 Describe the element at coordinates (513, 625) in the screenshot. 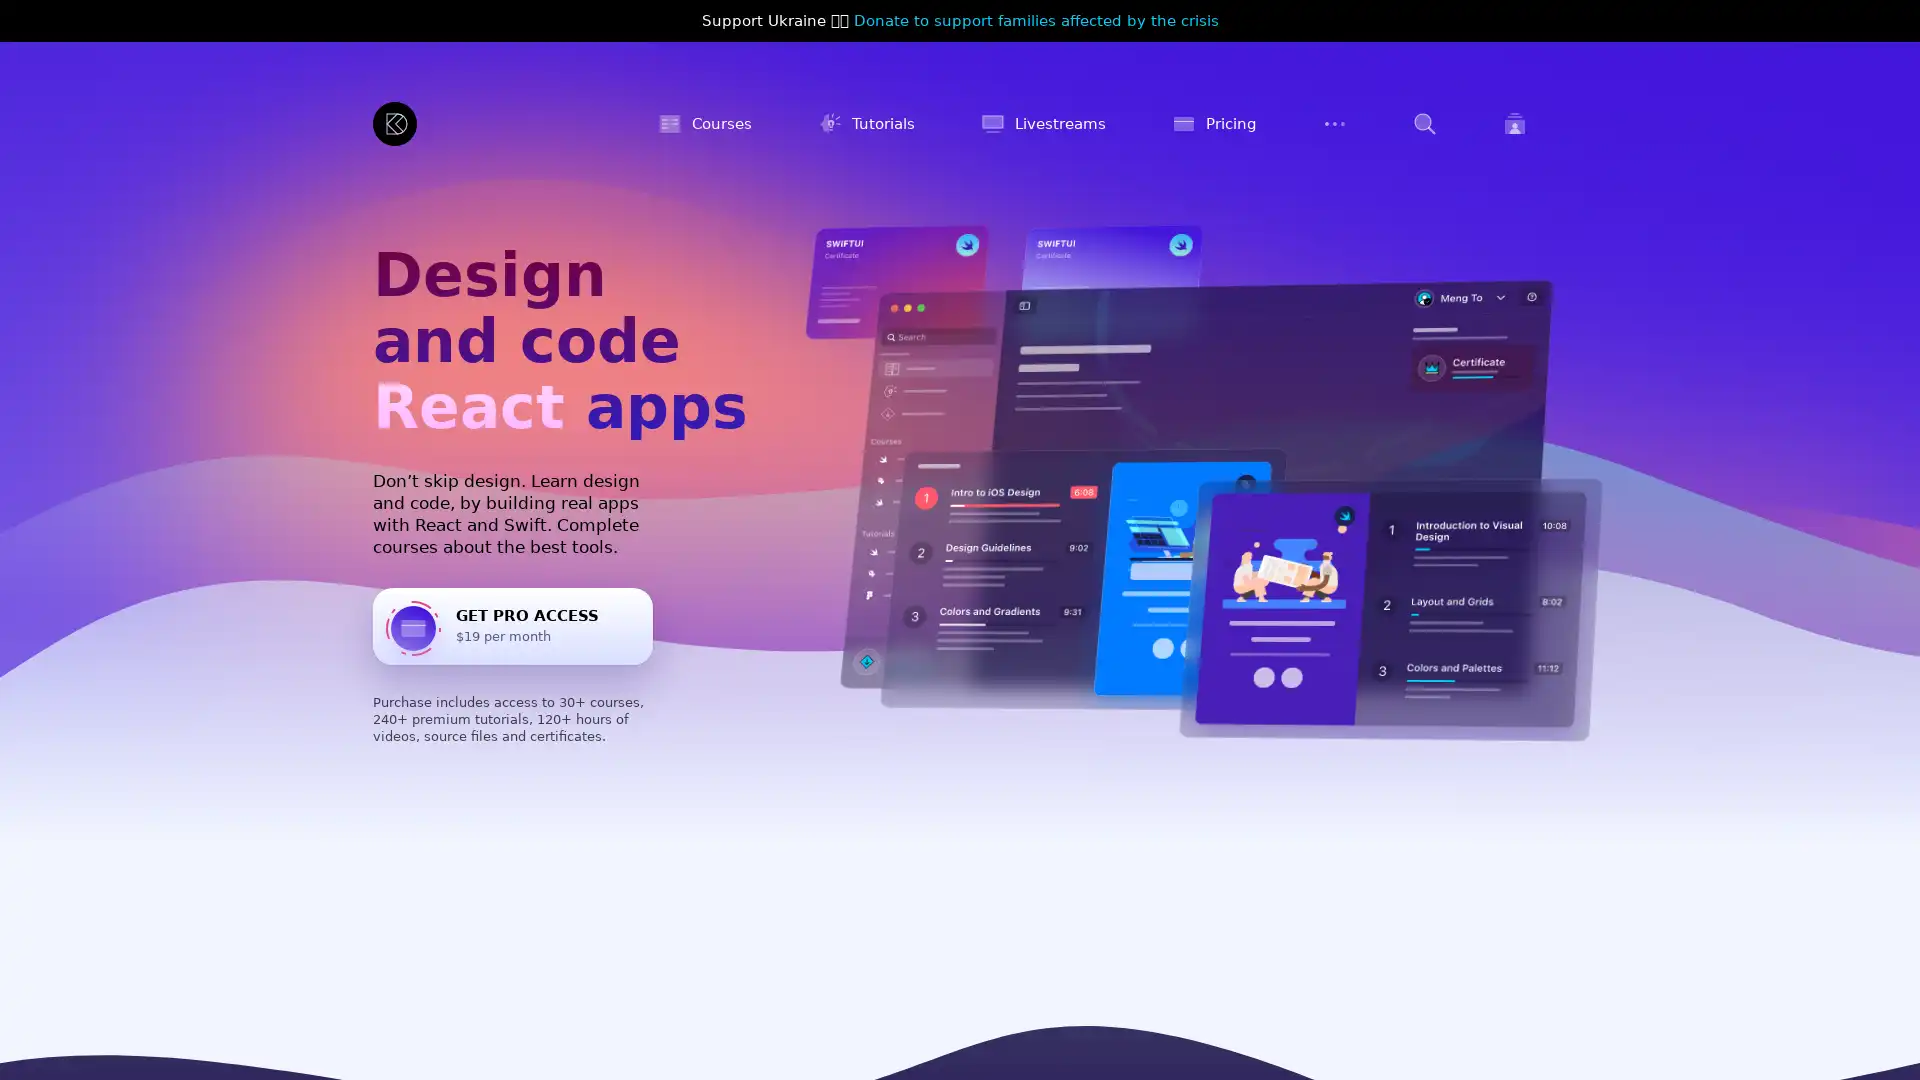

I see `Get Pro Access icon GET PRO ACCESS $19 per month` at that location.